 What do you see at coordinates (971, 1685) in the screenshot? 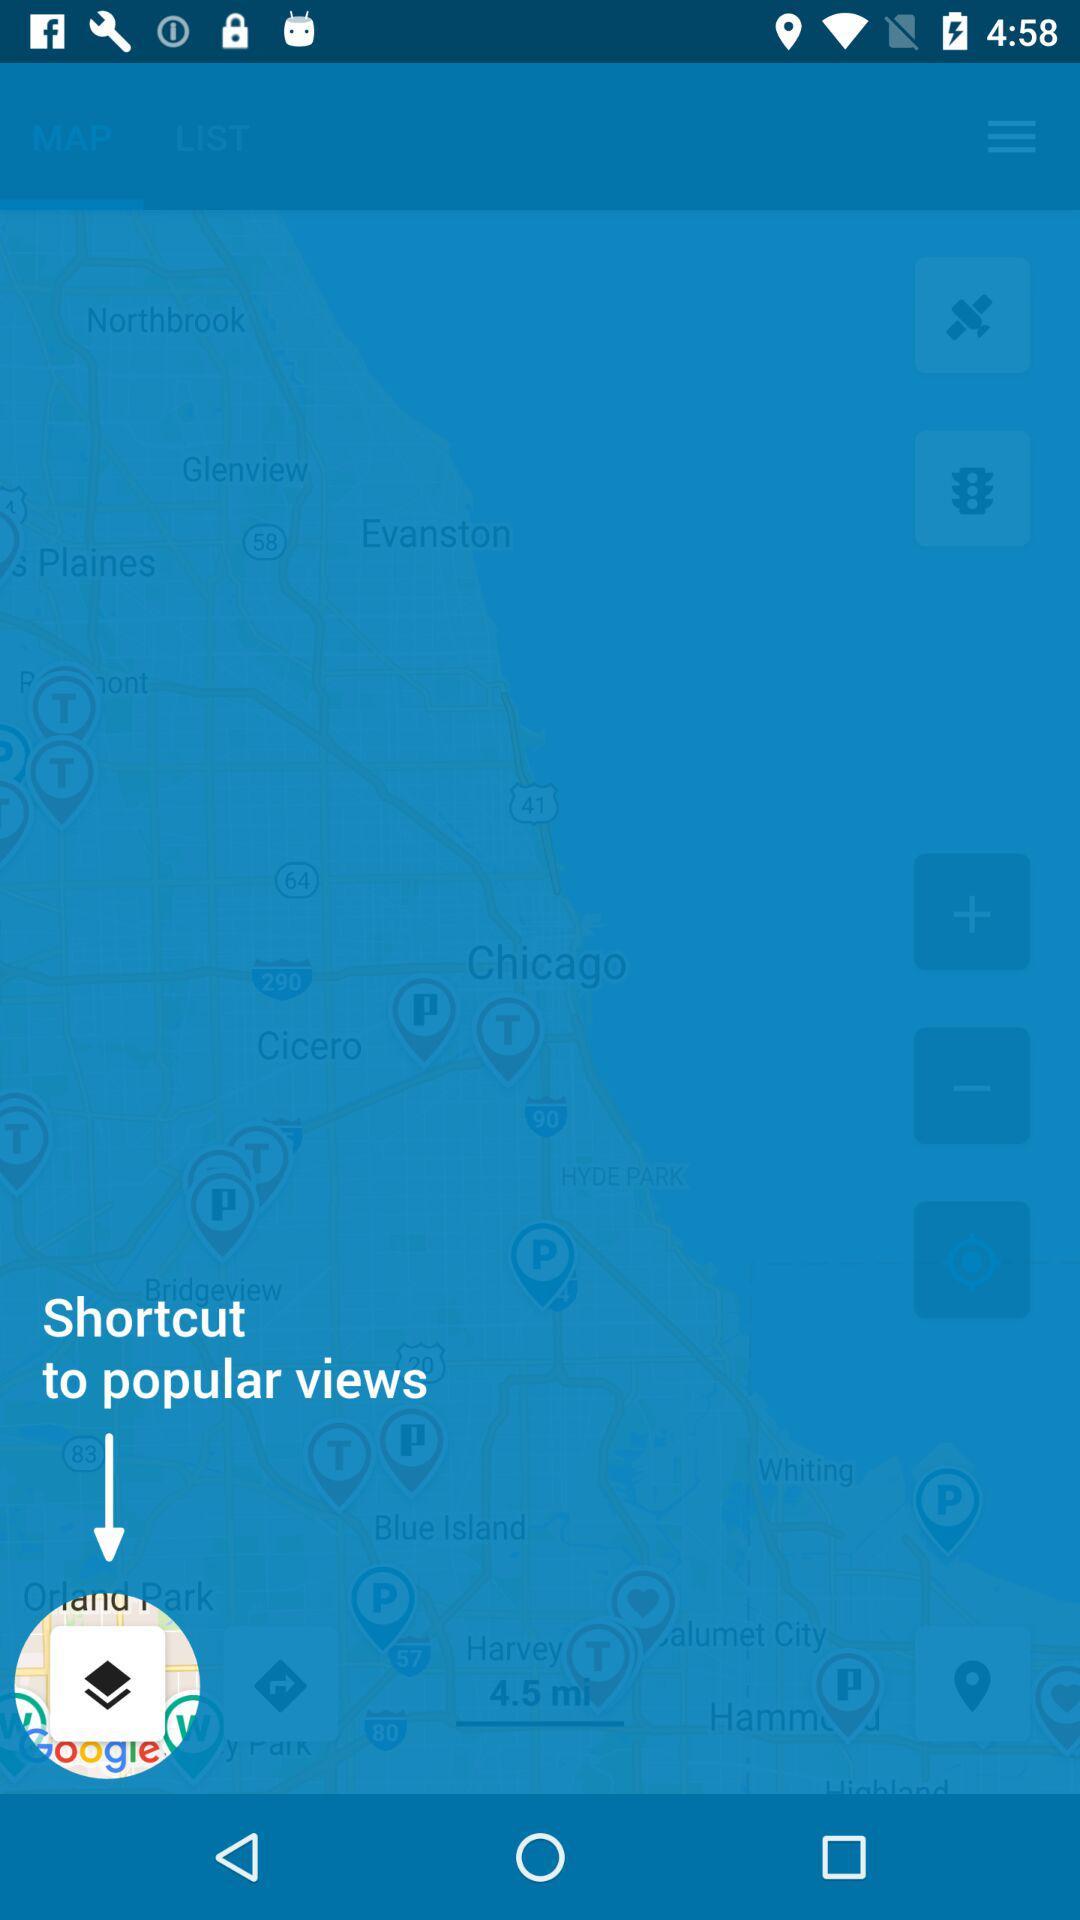
I see `gps location button` at bounding box center [971, 1685].